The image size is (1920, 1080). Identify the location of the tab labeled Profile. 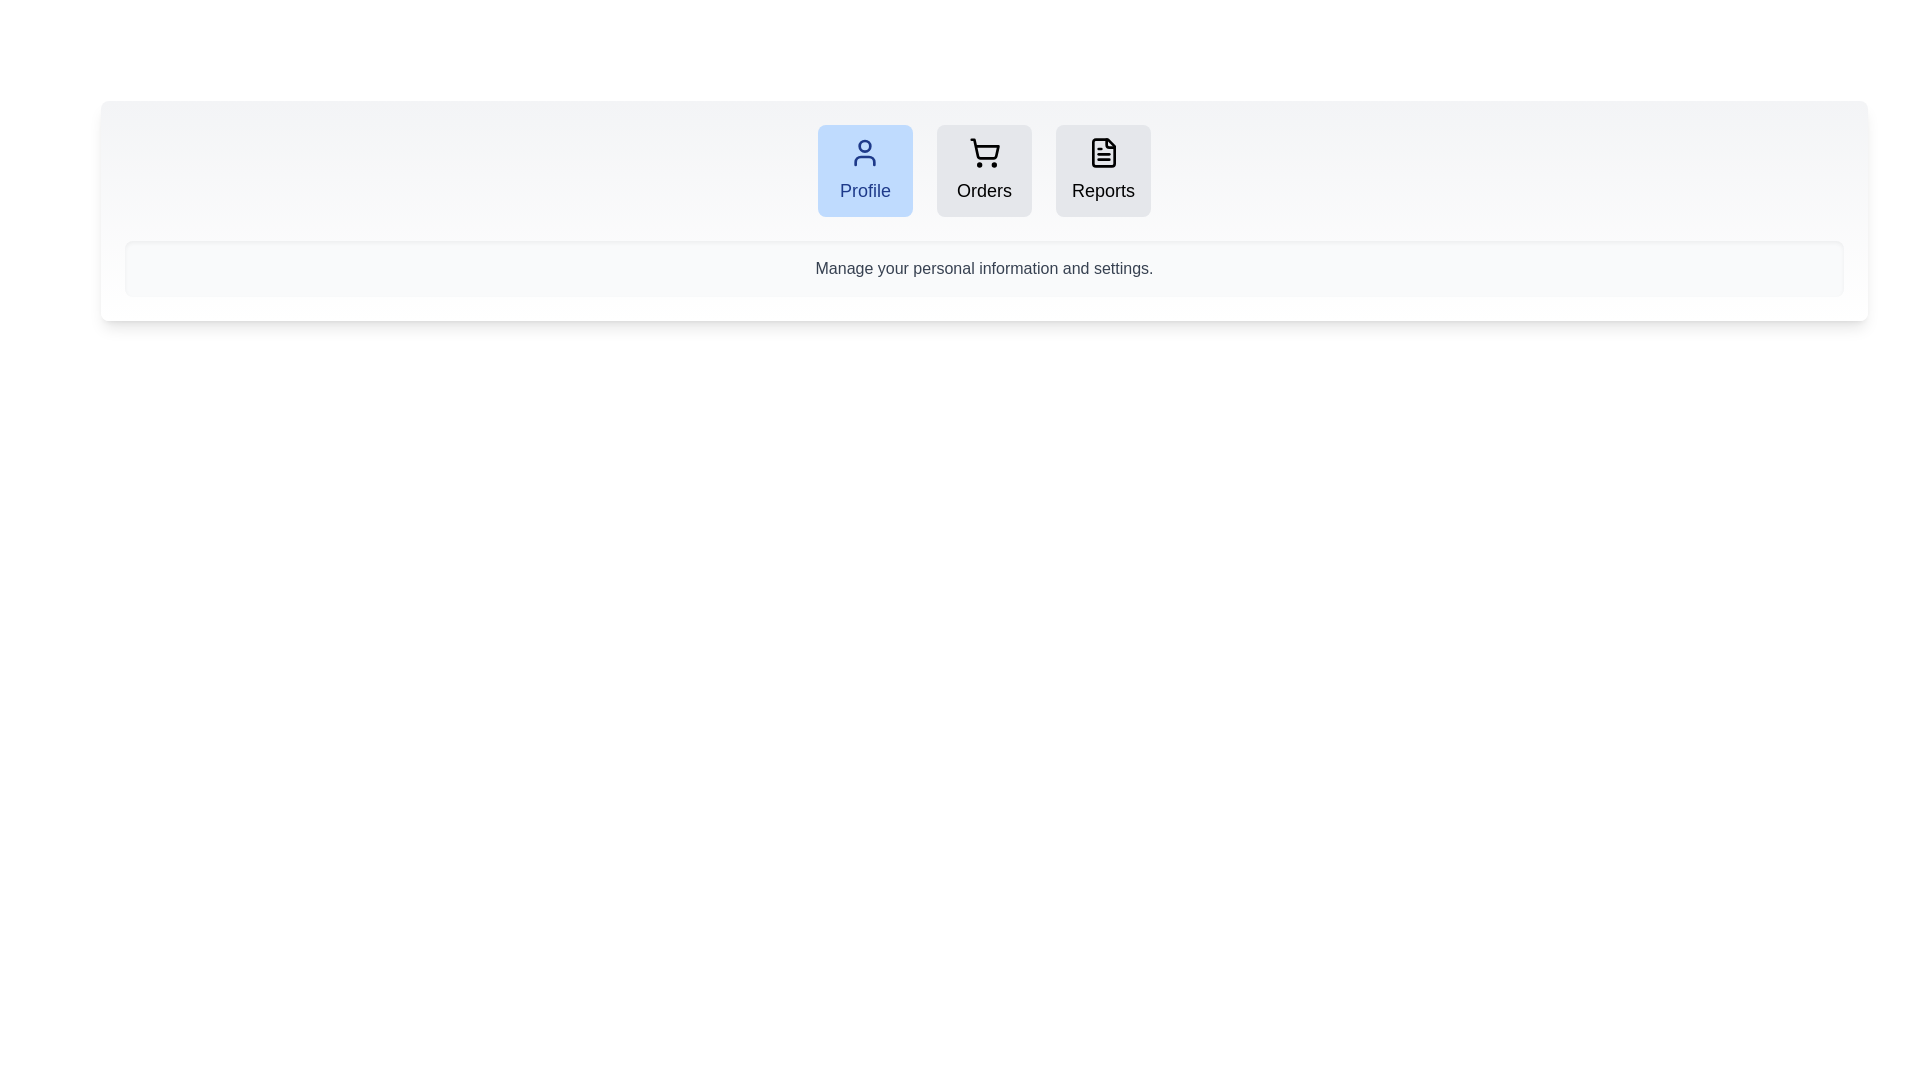
(865, 169).